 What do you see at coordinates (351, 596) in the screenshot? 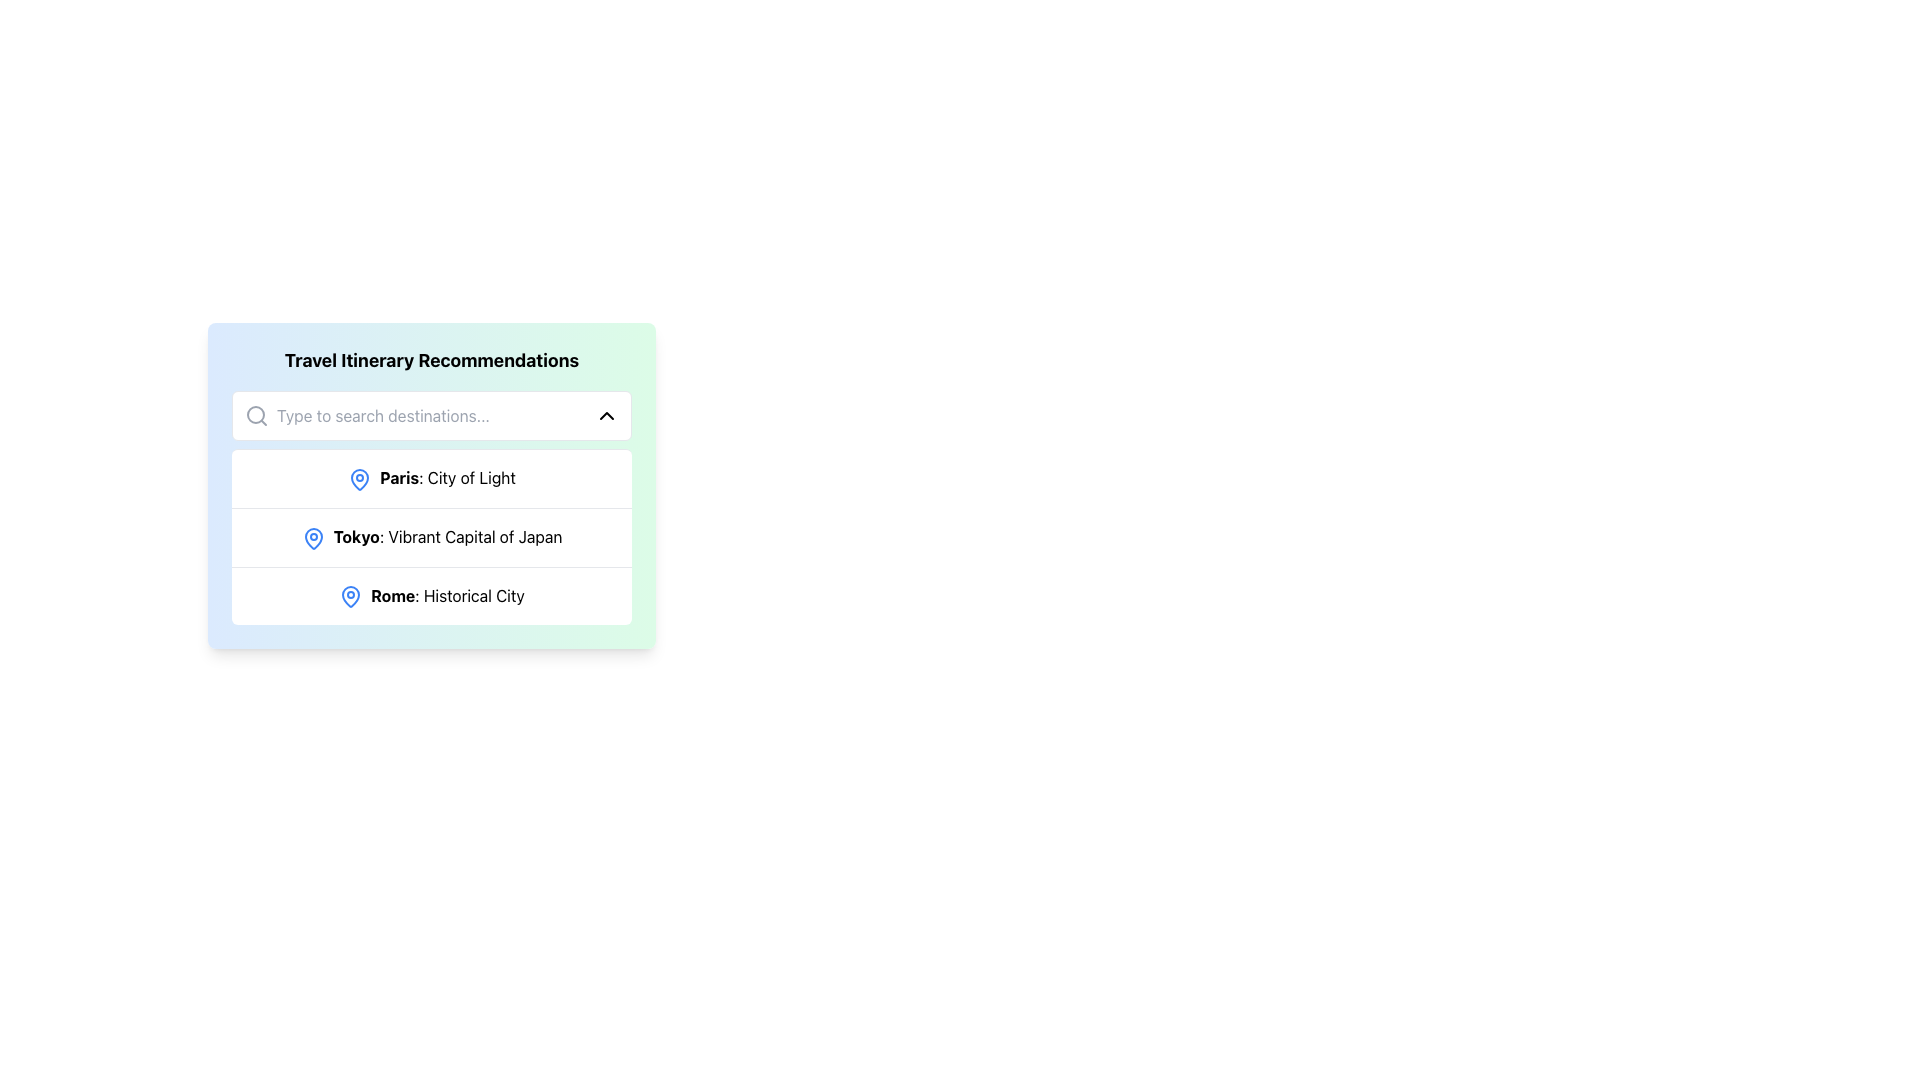
I see `the blue map pin-shaped icon located to the left of the text 'Rome: Historical City' in the 'Travel Itinerary Recommendations' section` at bounding box center [351, 596].